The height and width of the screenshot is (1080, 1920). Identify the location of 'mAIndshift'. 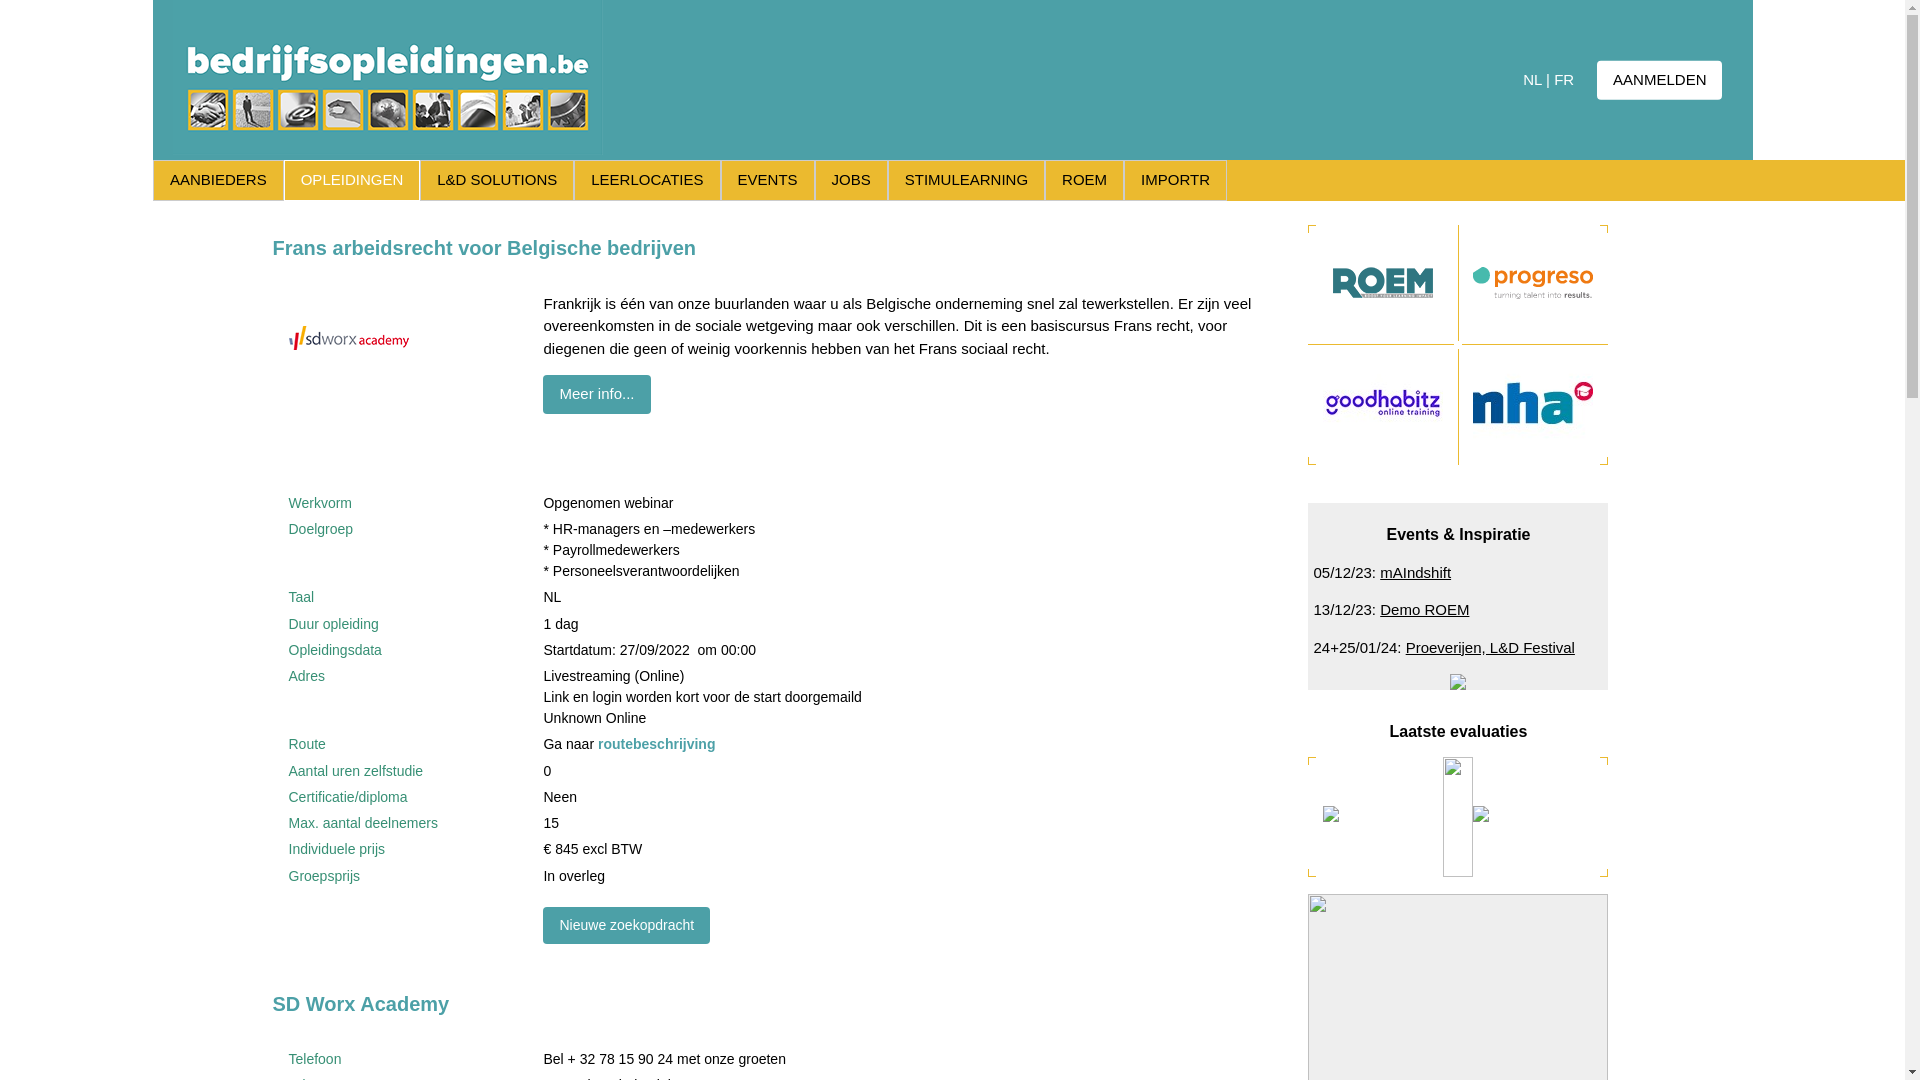
(1414, 572).